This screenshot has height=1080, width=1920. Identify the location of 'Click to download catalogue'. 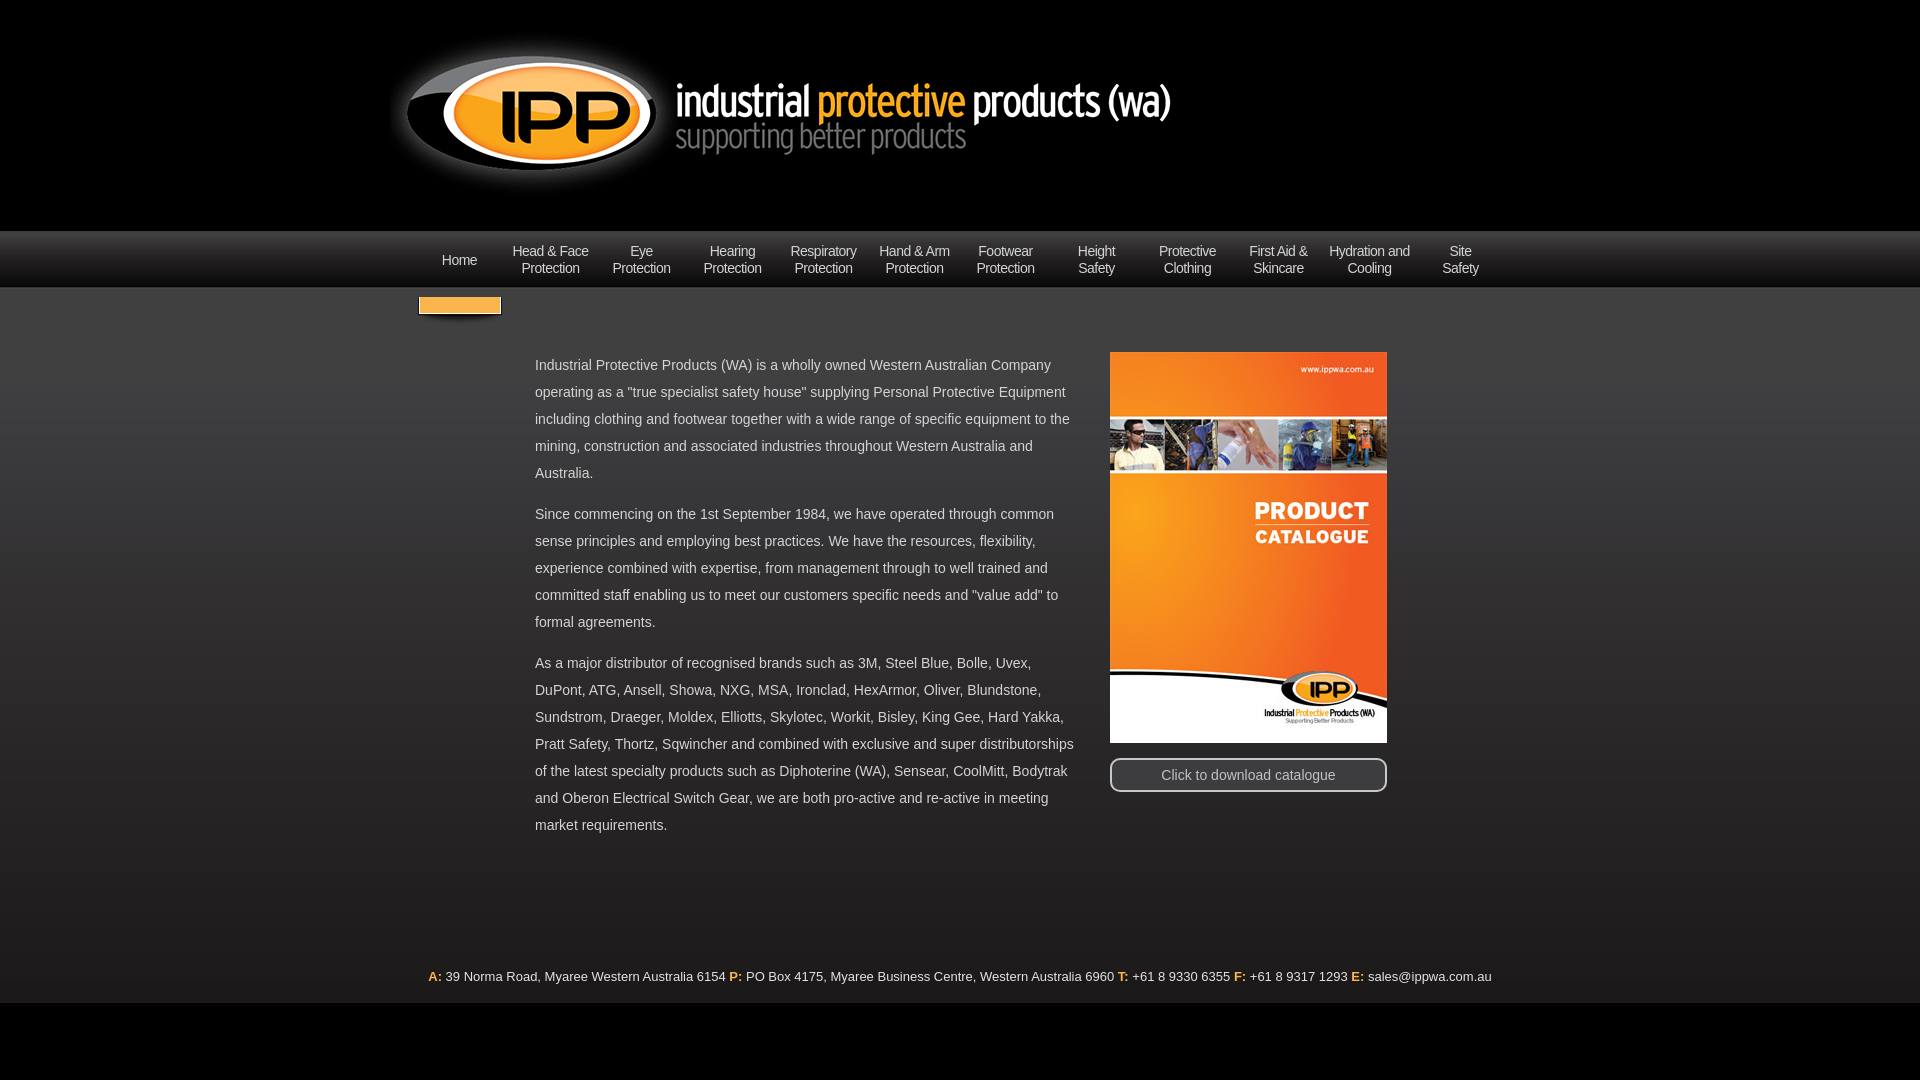
(1320, 664).